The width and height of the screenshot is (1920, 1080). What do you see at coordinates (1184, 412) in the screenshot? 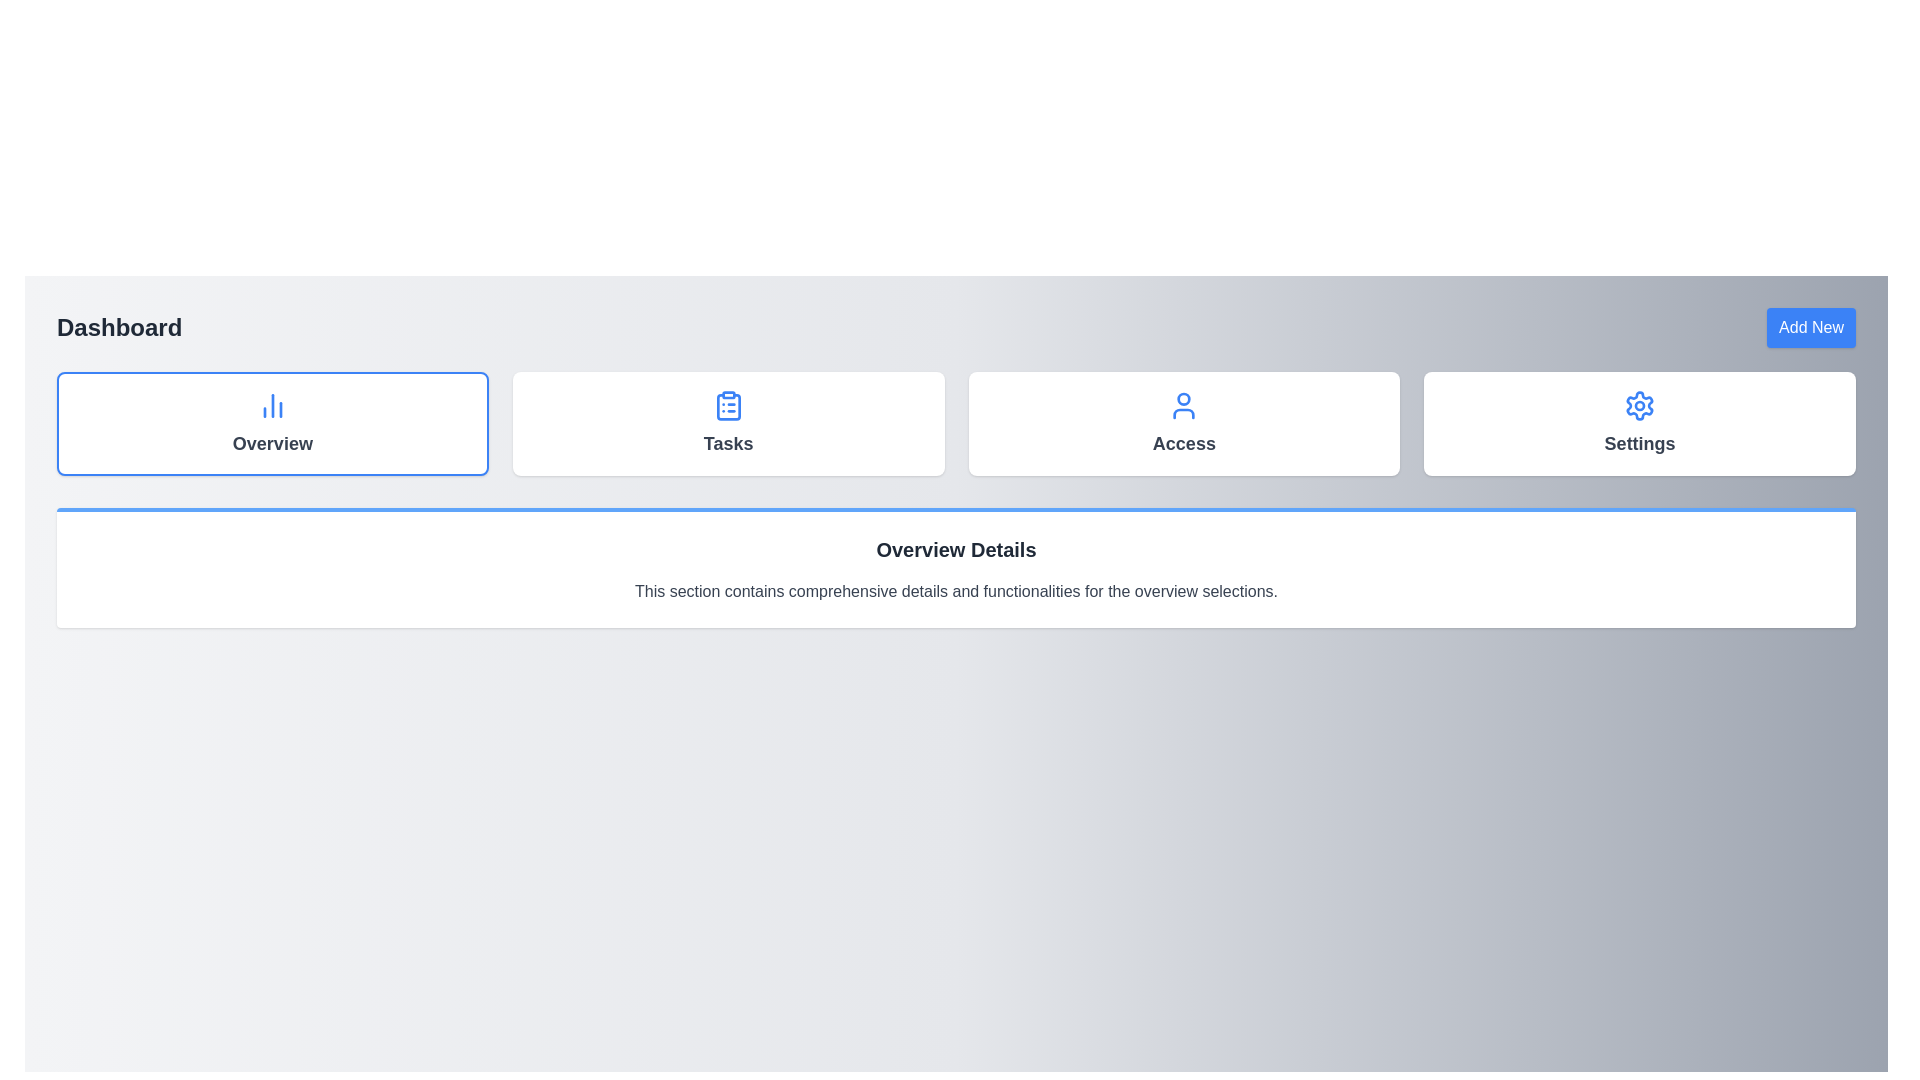
I see `lower component of the user icon represented by the SVG element located in the Access card section using developer tools` at bounding box center [1184, 412].